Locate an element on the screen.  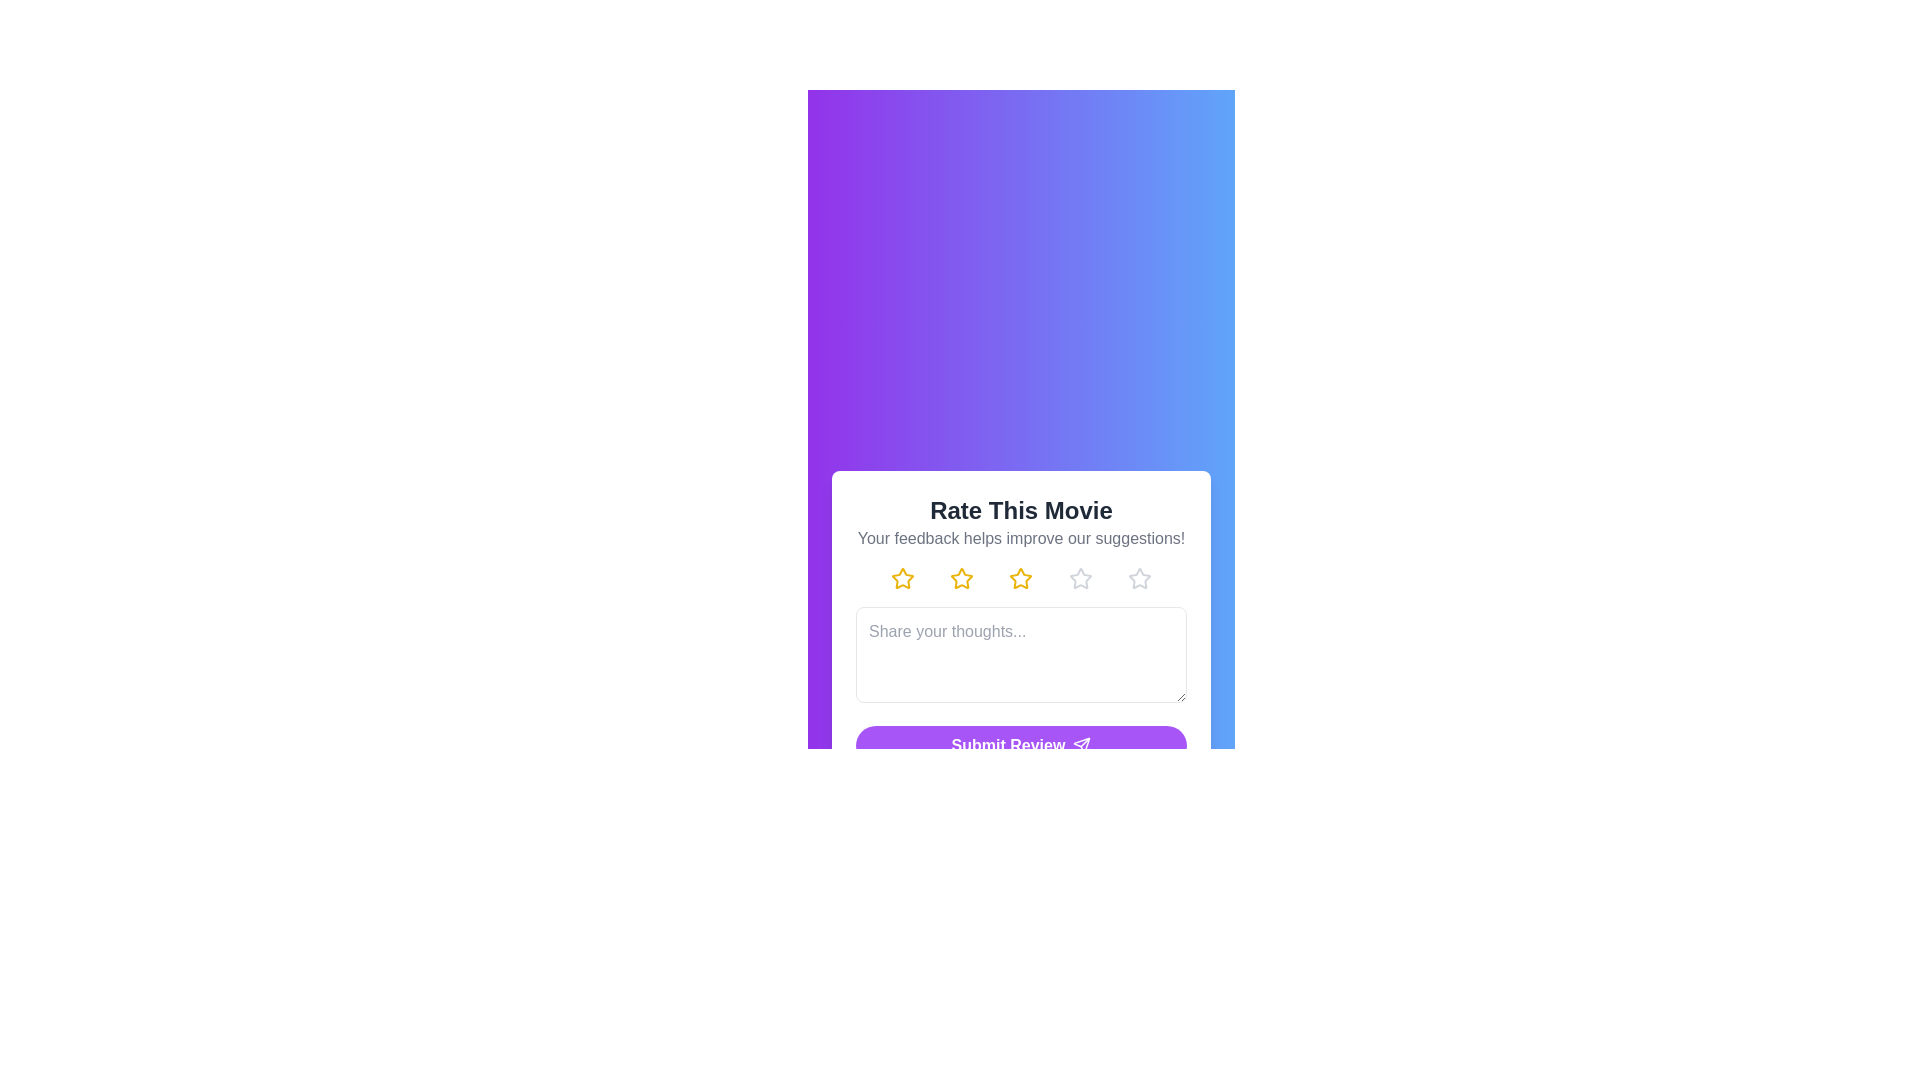
the 'Submit Review' button by navigating through elements is located at coordinates (1021, 745).